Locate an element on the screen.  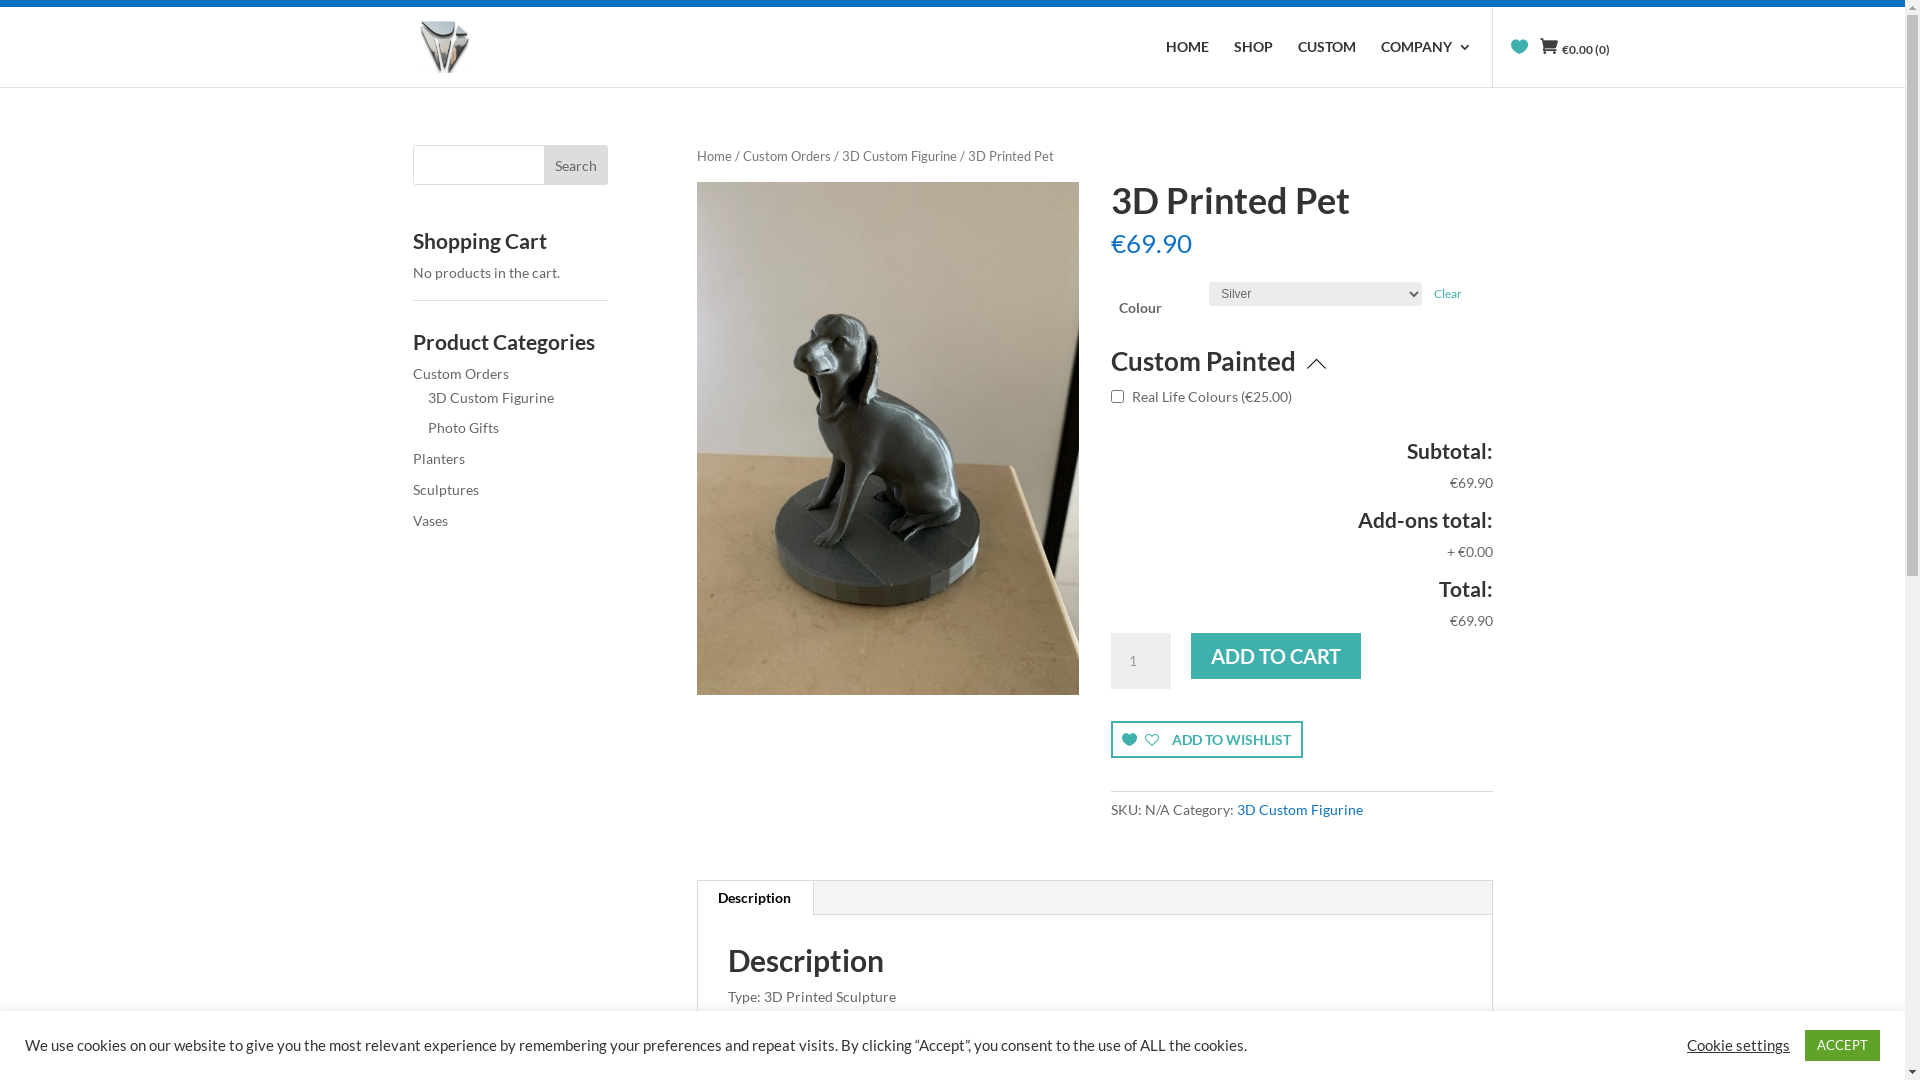
'Vases' is located at coordinates (411, 519).